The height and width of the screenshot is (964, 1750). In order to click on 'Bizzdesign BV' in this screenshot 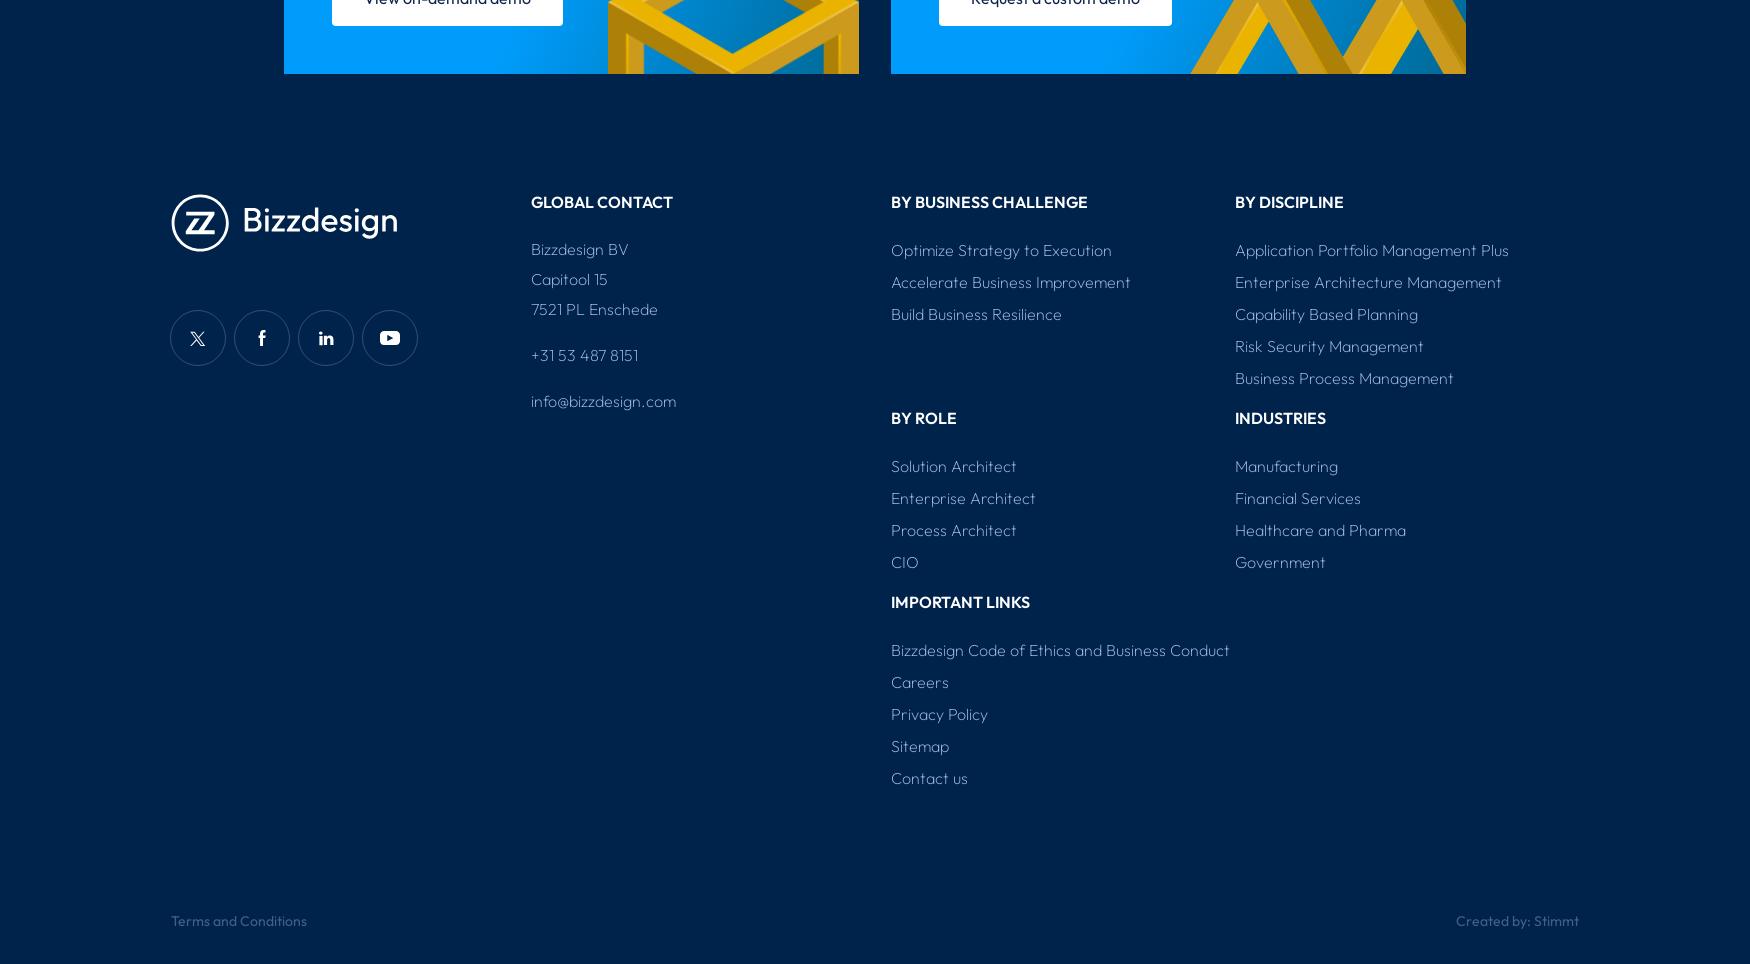, I will do `click(529, 248)`.